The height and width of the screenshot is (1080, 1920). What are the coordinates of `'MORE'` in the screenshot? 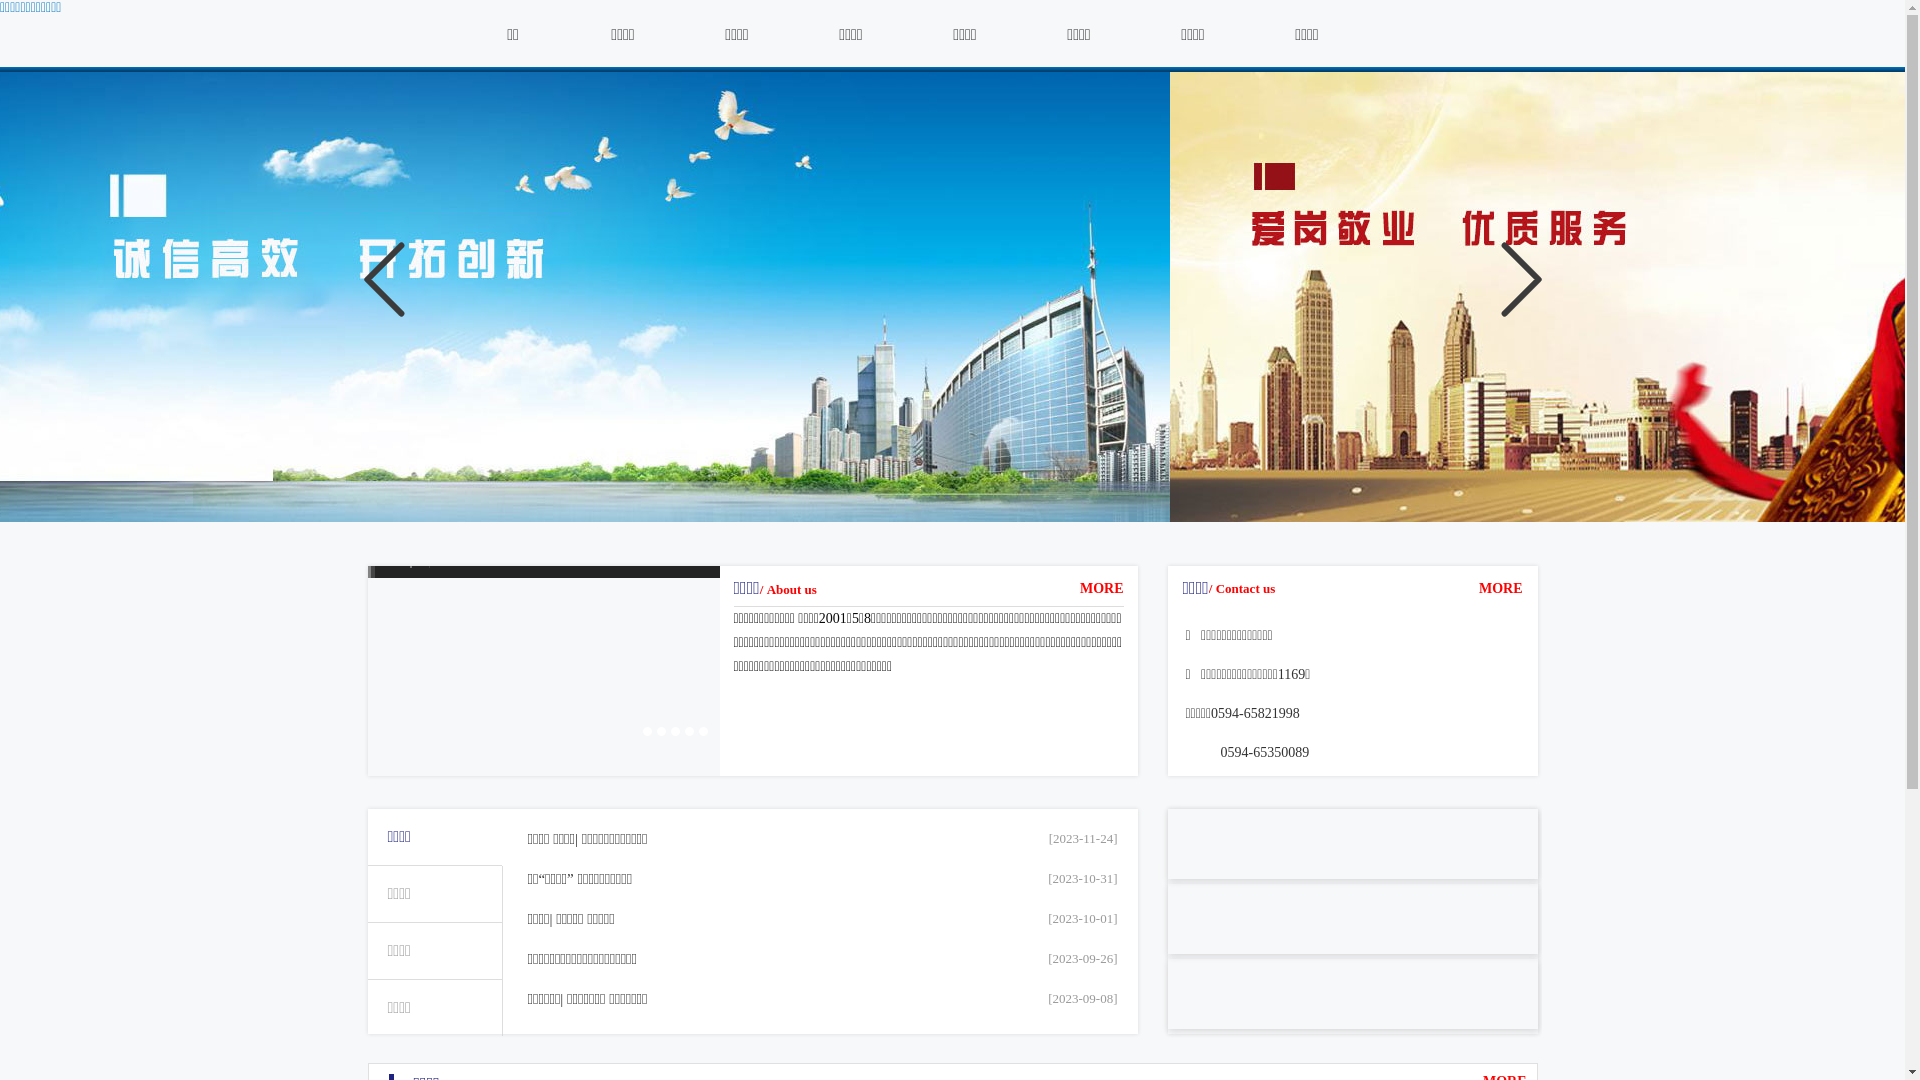 It's located at (1101, 587).